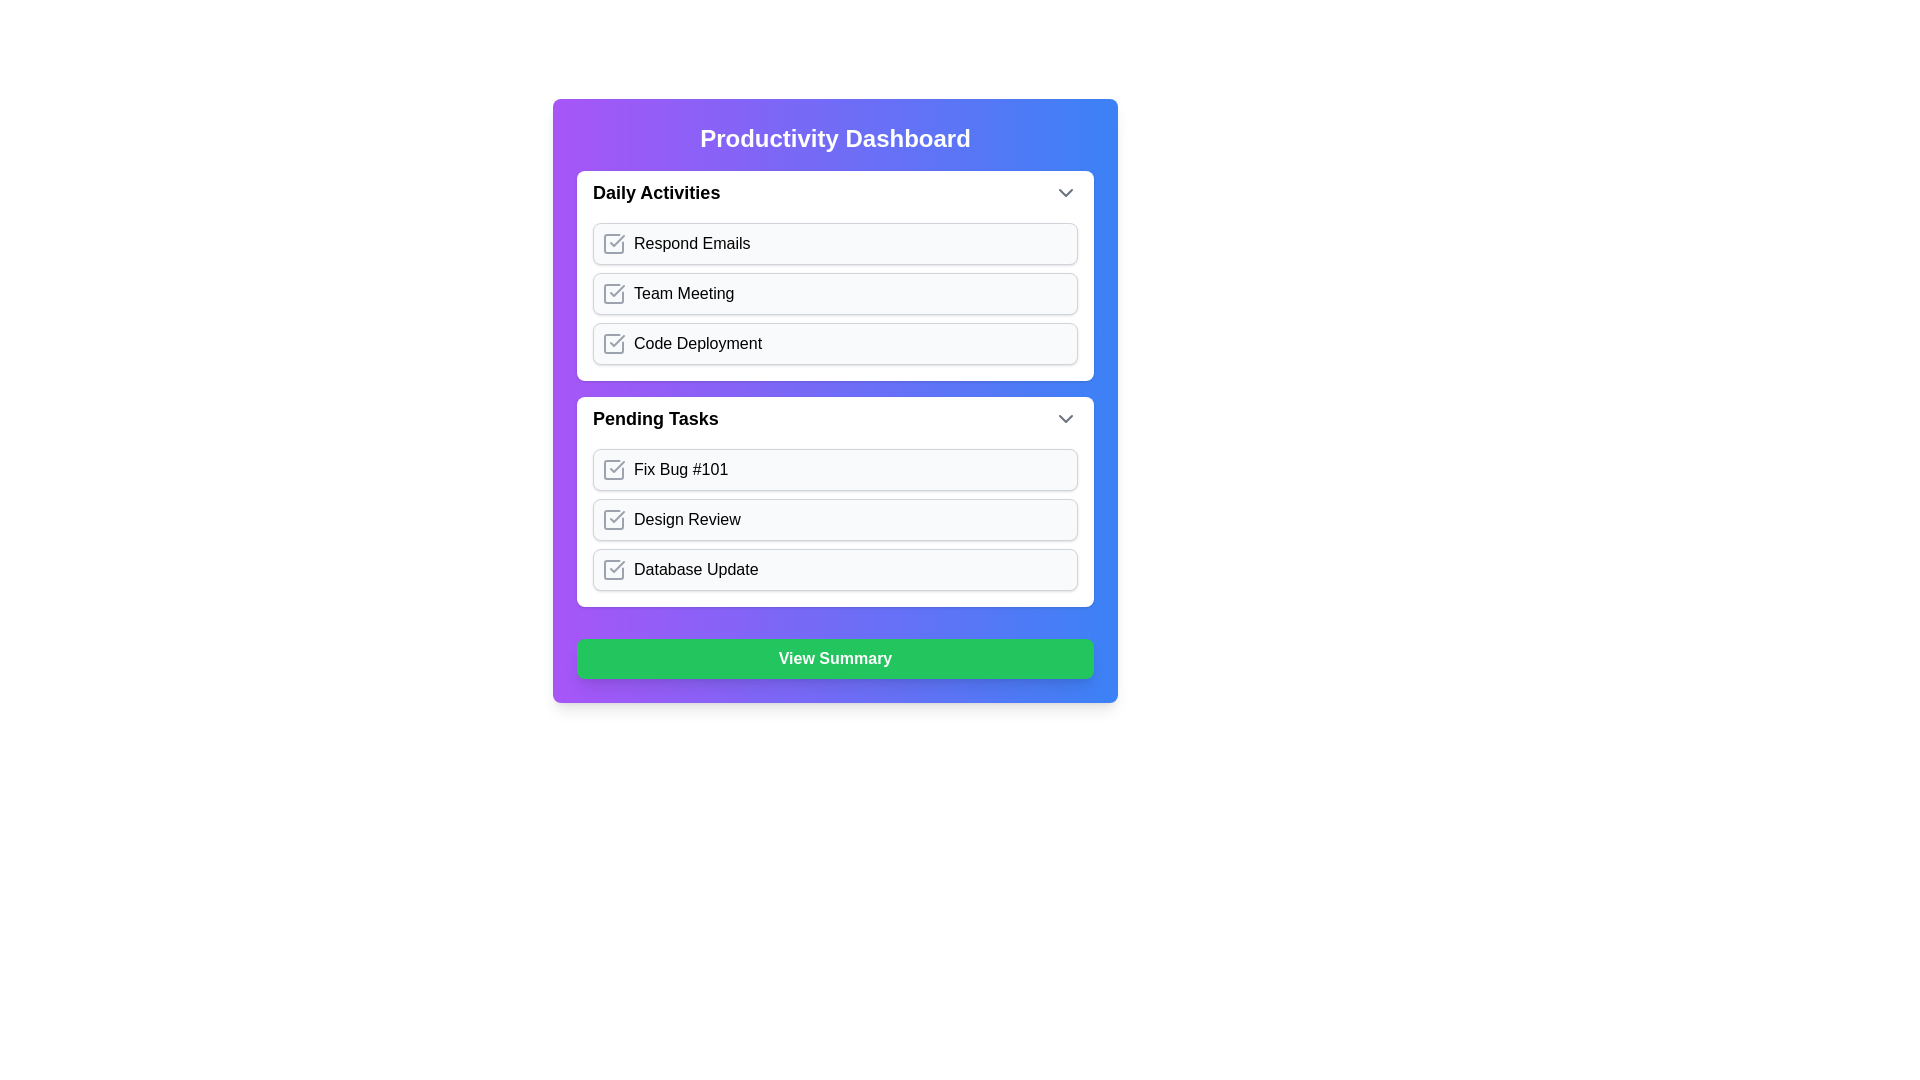 The image size is (1920, 1080). I want to click on the graphical icon within the checkbox component for the 'Team Meeting' checklist item in the 'Daily Activities' section, so click(613, 293).